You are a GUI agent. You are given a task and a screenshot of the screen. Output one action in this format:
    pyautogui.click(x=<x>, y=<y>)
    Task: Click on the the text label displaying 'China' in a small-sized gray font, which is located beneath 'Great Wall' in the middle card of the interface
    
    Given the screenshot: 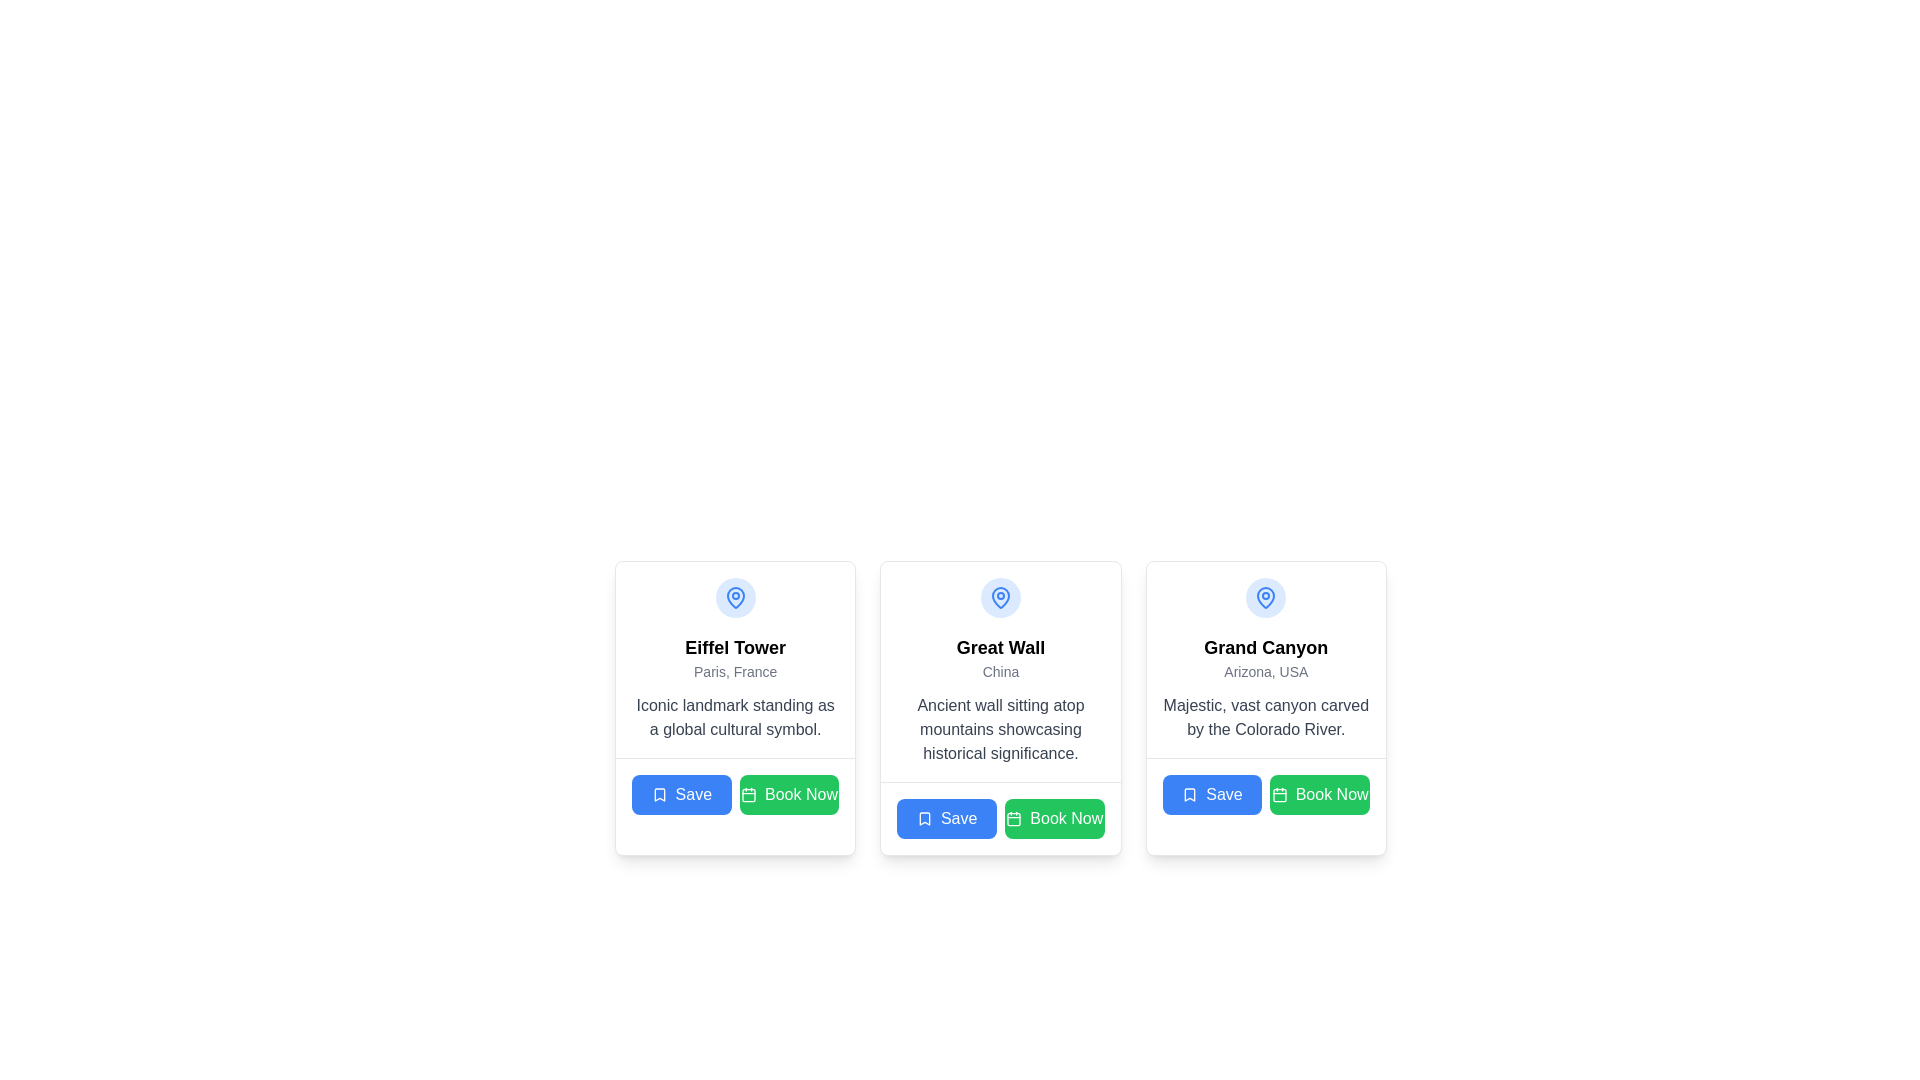 What is the action you would take?
    pyautogui.click(x=1000, y=671)
    